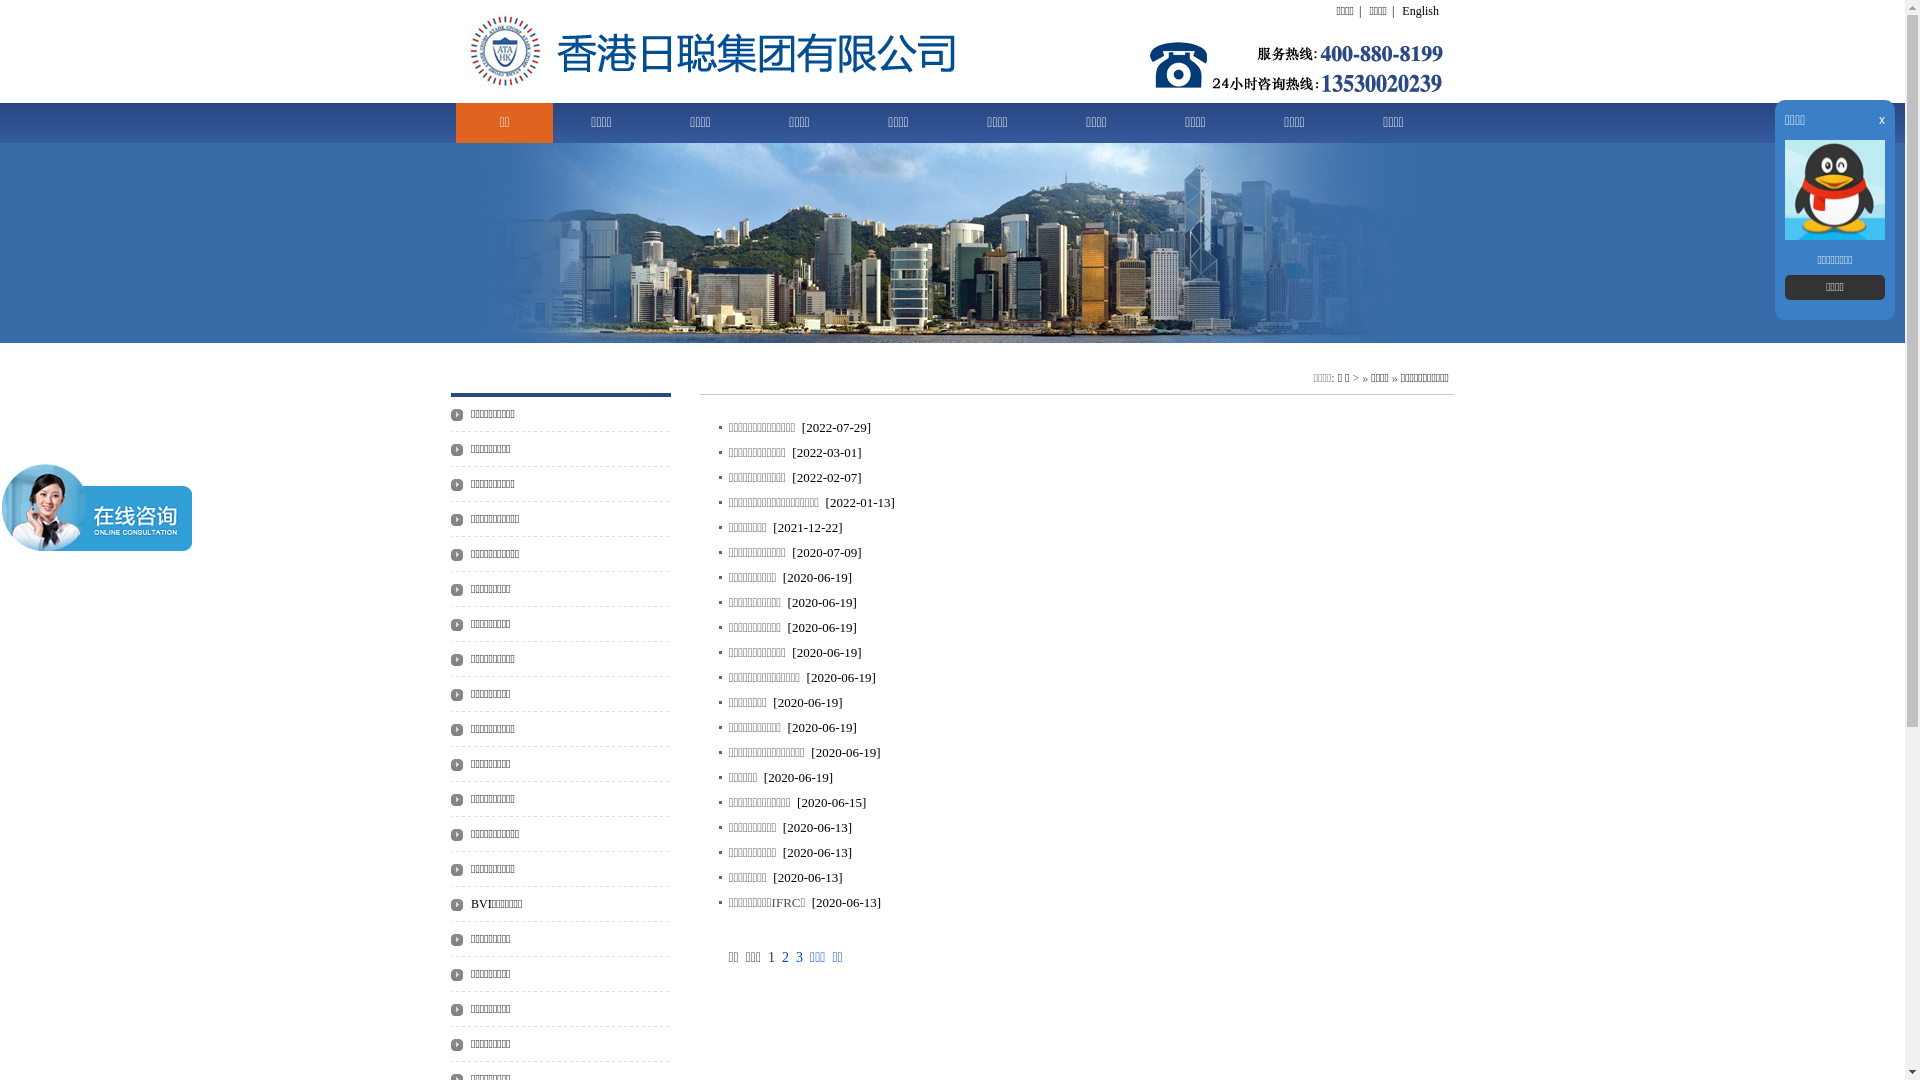 This screenshot has height=1080, width=1920. I want to click on '2', so click(784, 956).